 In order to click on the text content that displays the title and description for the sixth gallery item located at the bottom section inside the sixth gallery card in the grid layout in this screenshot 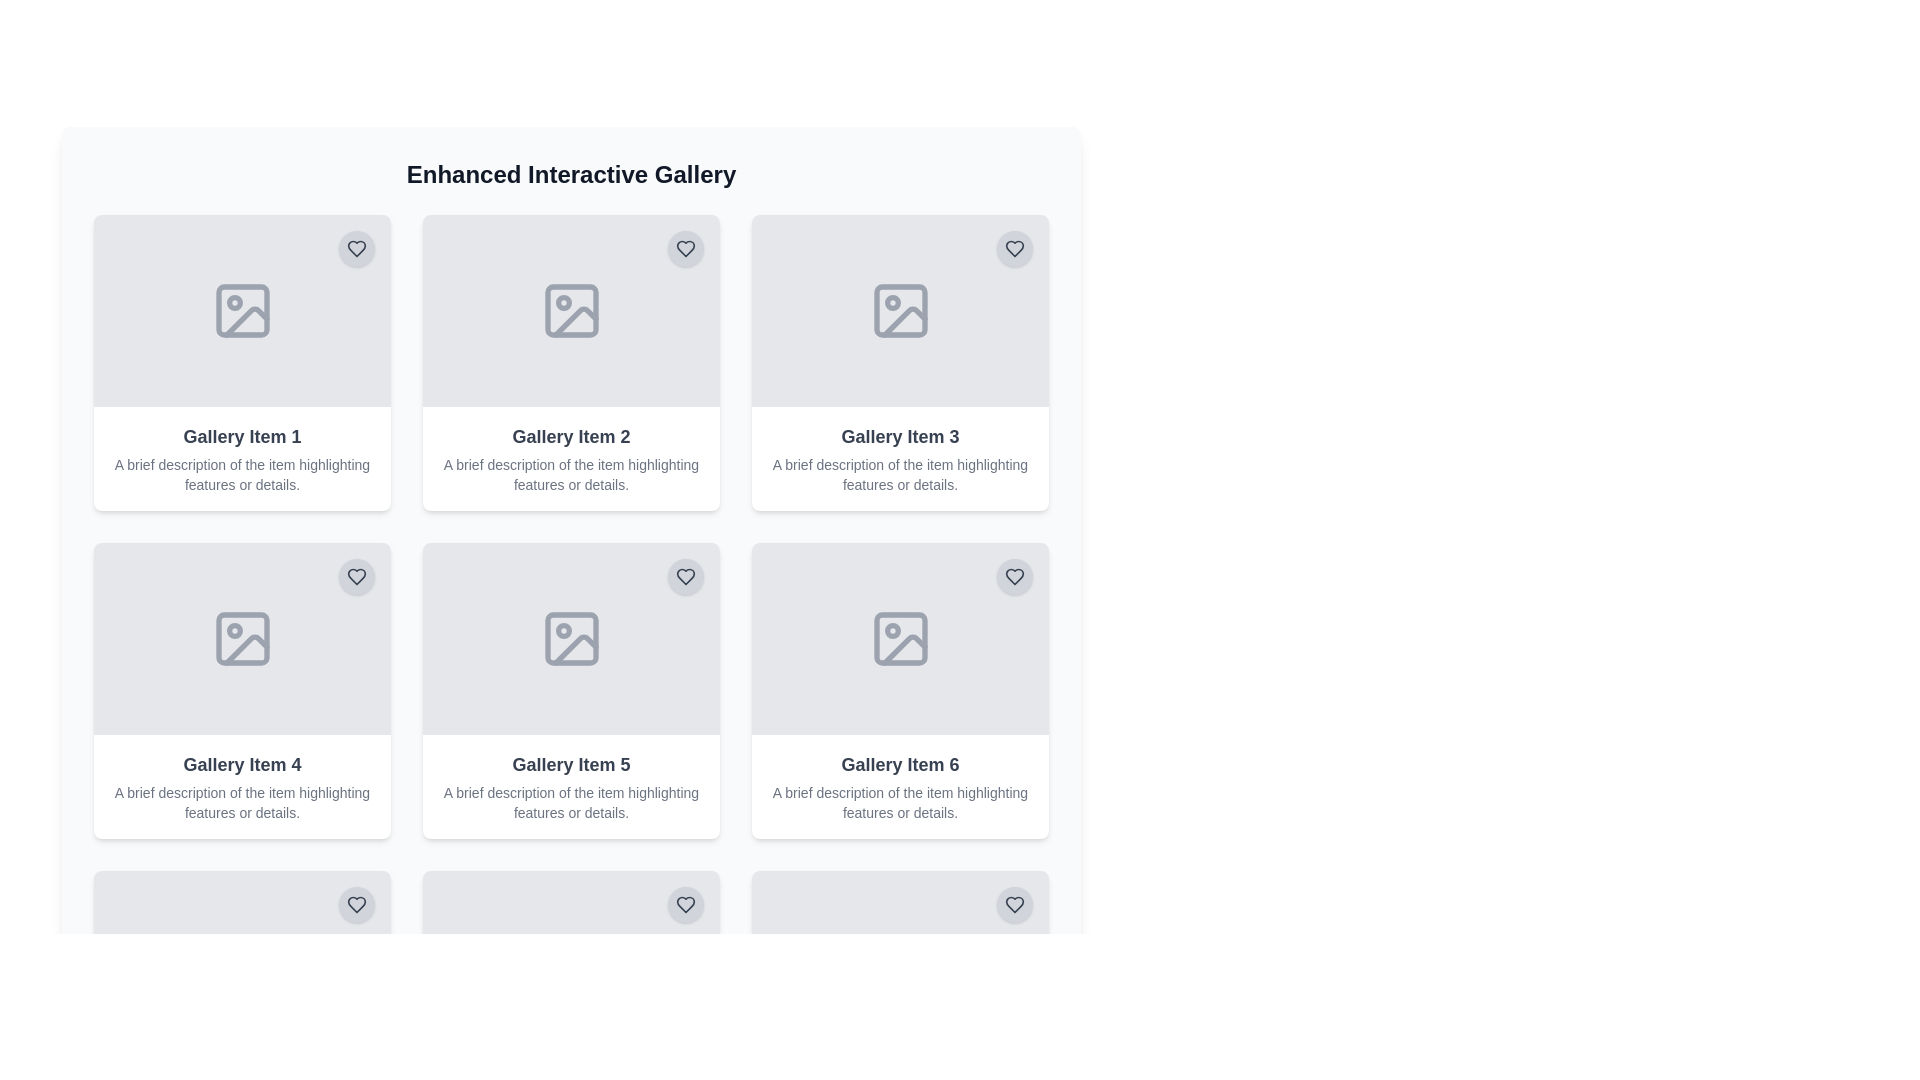, I will do `click(899, 785)`.